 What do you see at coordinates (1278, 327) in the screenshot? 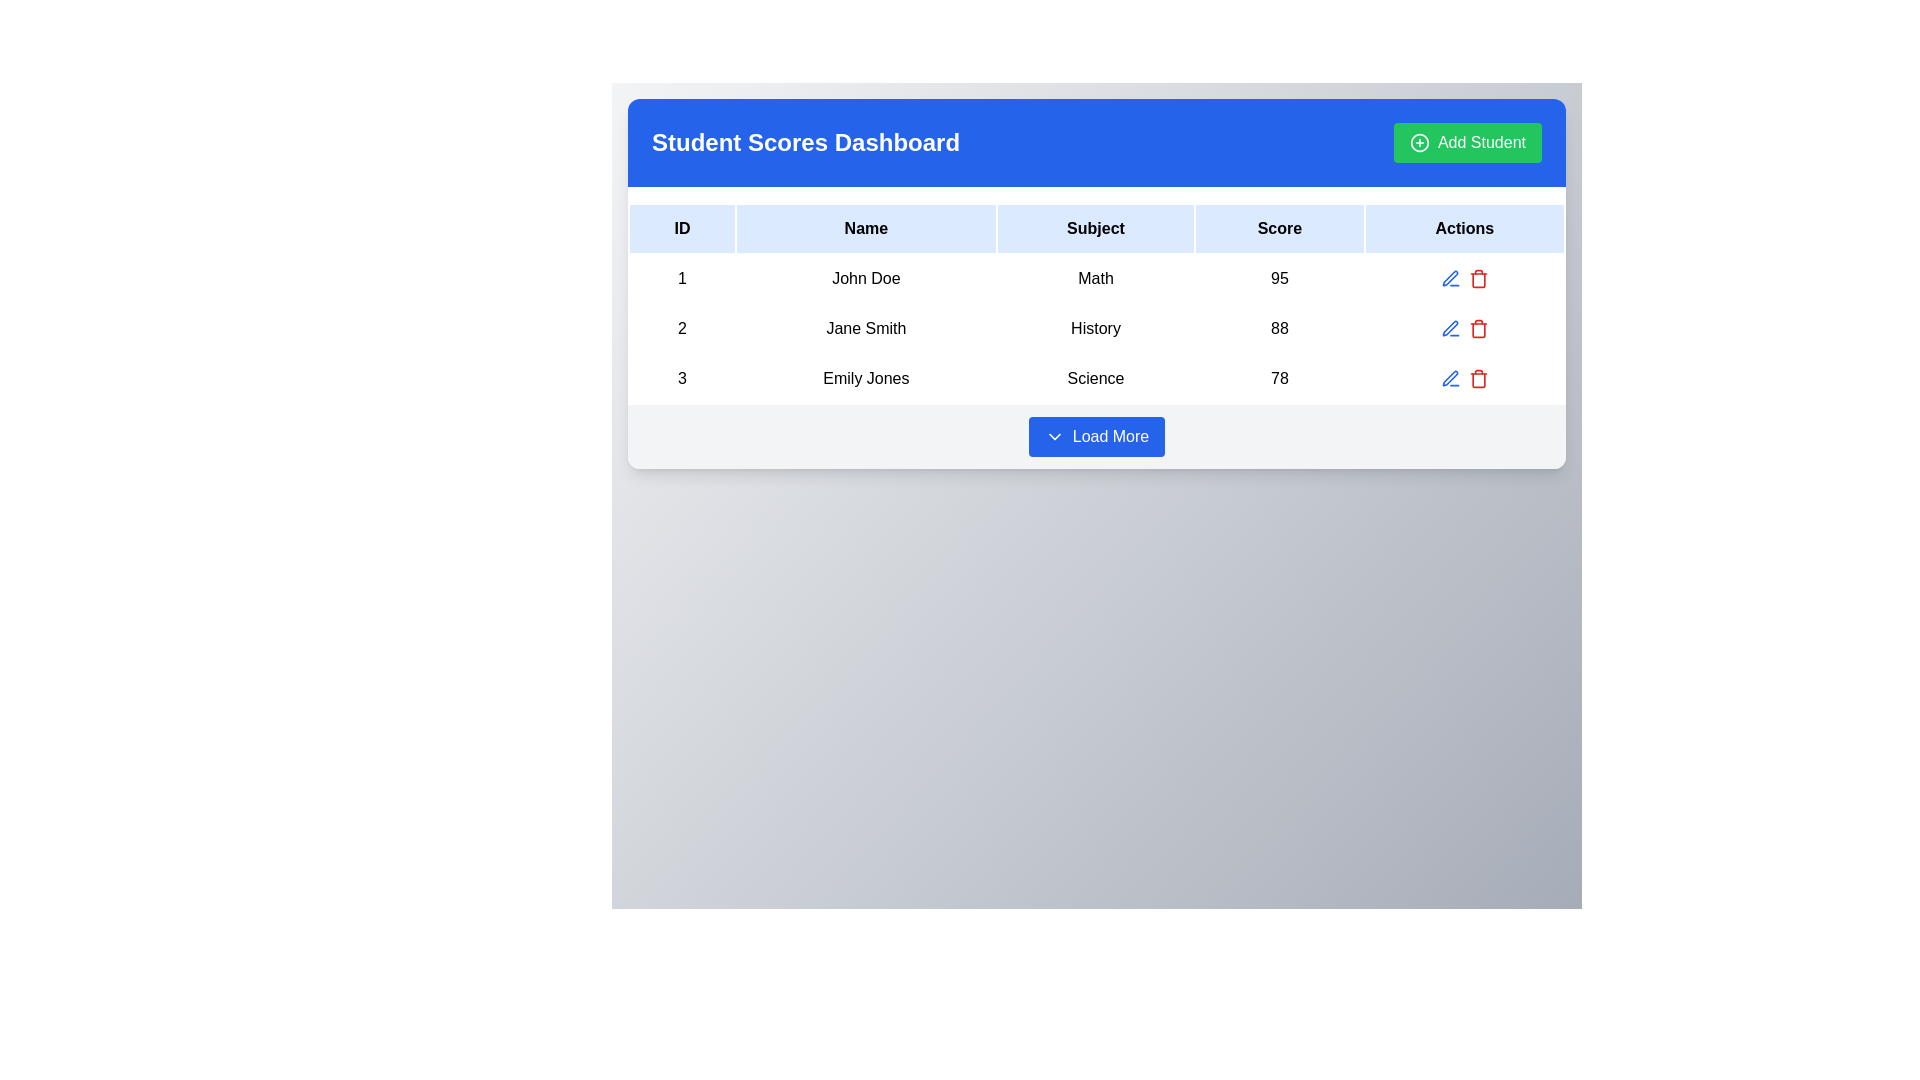
I see `the static text displaying the score for student 'Jane Smith' in the subject 'History' located in the fourth column of the second row of the table` at bounding box center [1278, 327].